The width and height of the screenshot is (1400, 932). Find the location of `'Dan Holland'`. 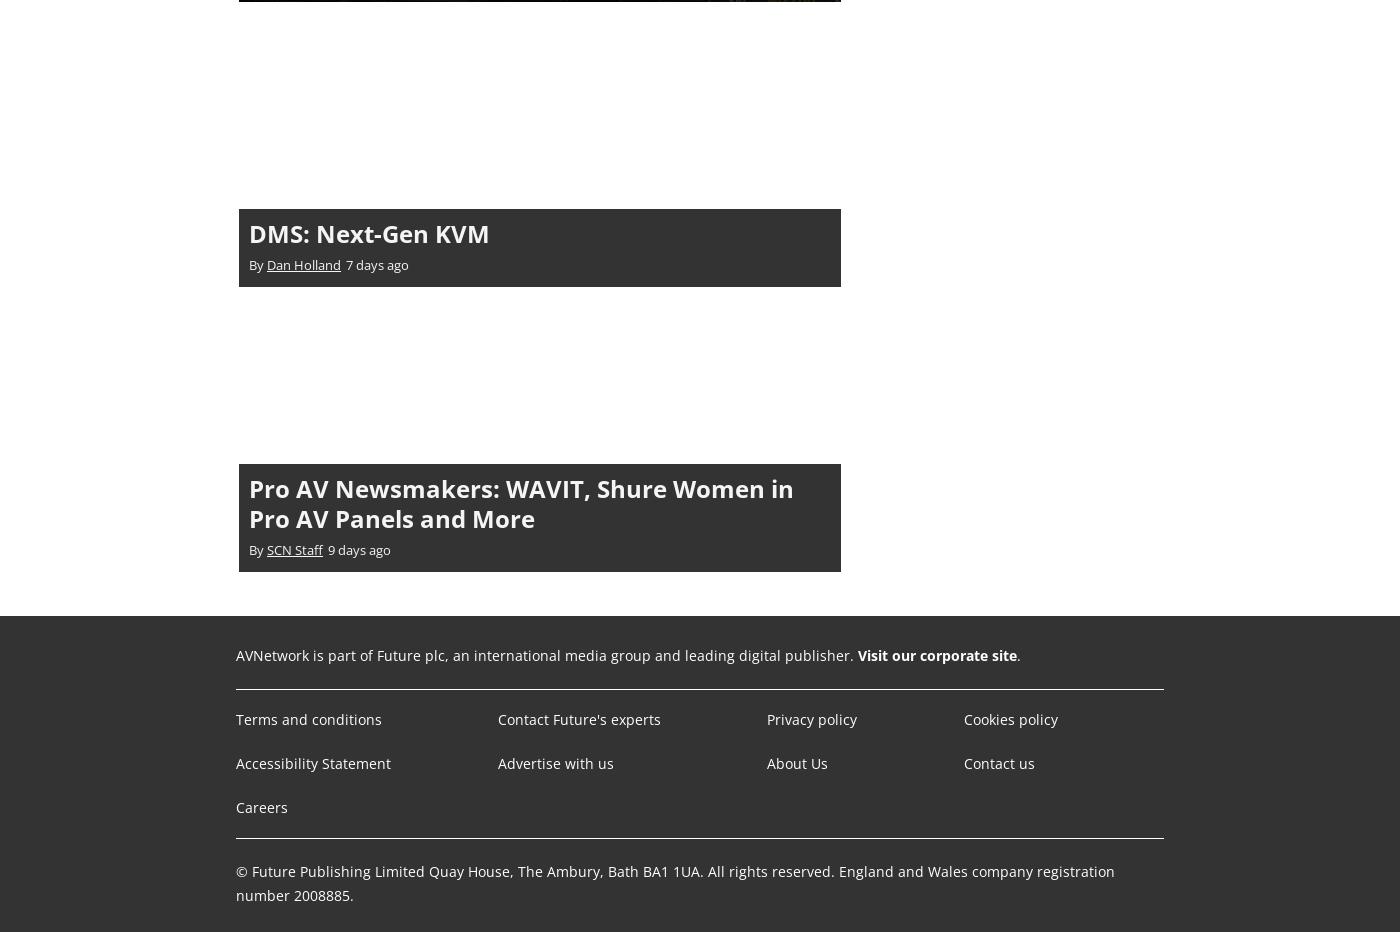

'Dan Holland' is located at coordinates (303, 263).